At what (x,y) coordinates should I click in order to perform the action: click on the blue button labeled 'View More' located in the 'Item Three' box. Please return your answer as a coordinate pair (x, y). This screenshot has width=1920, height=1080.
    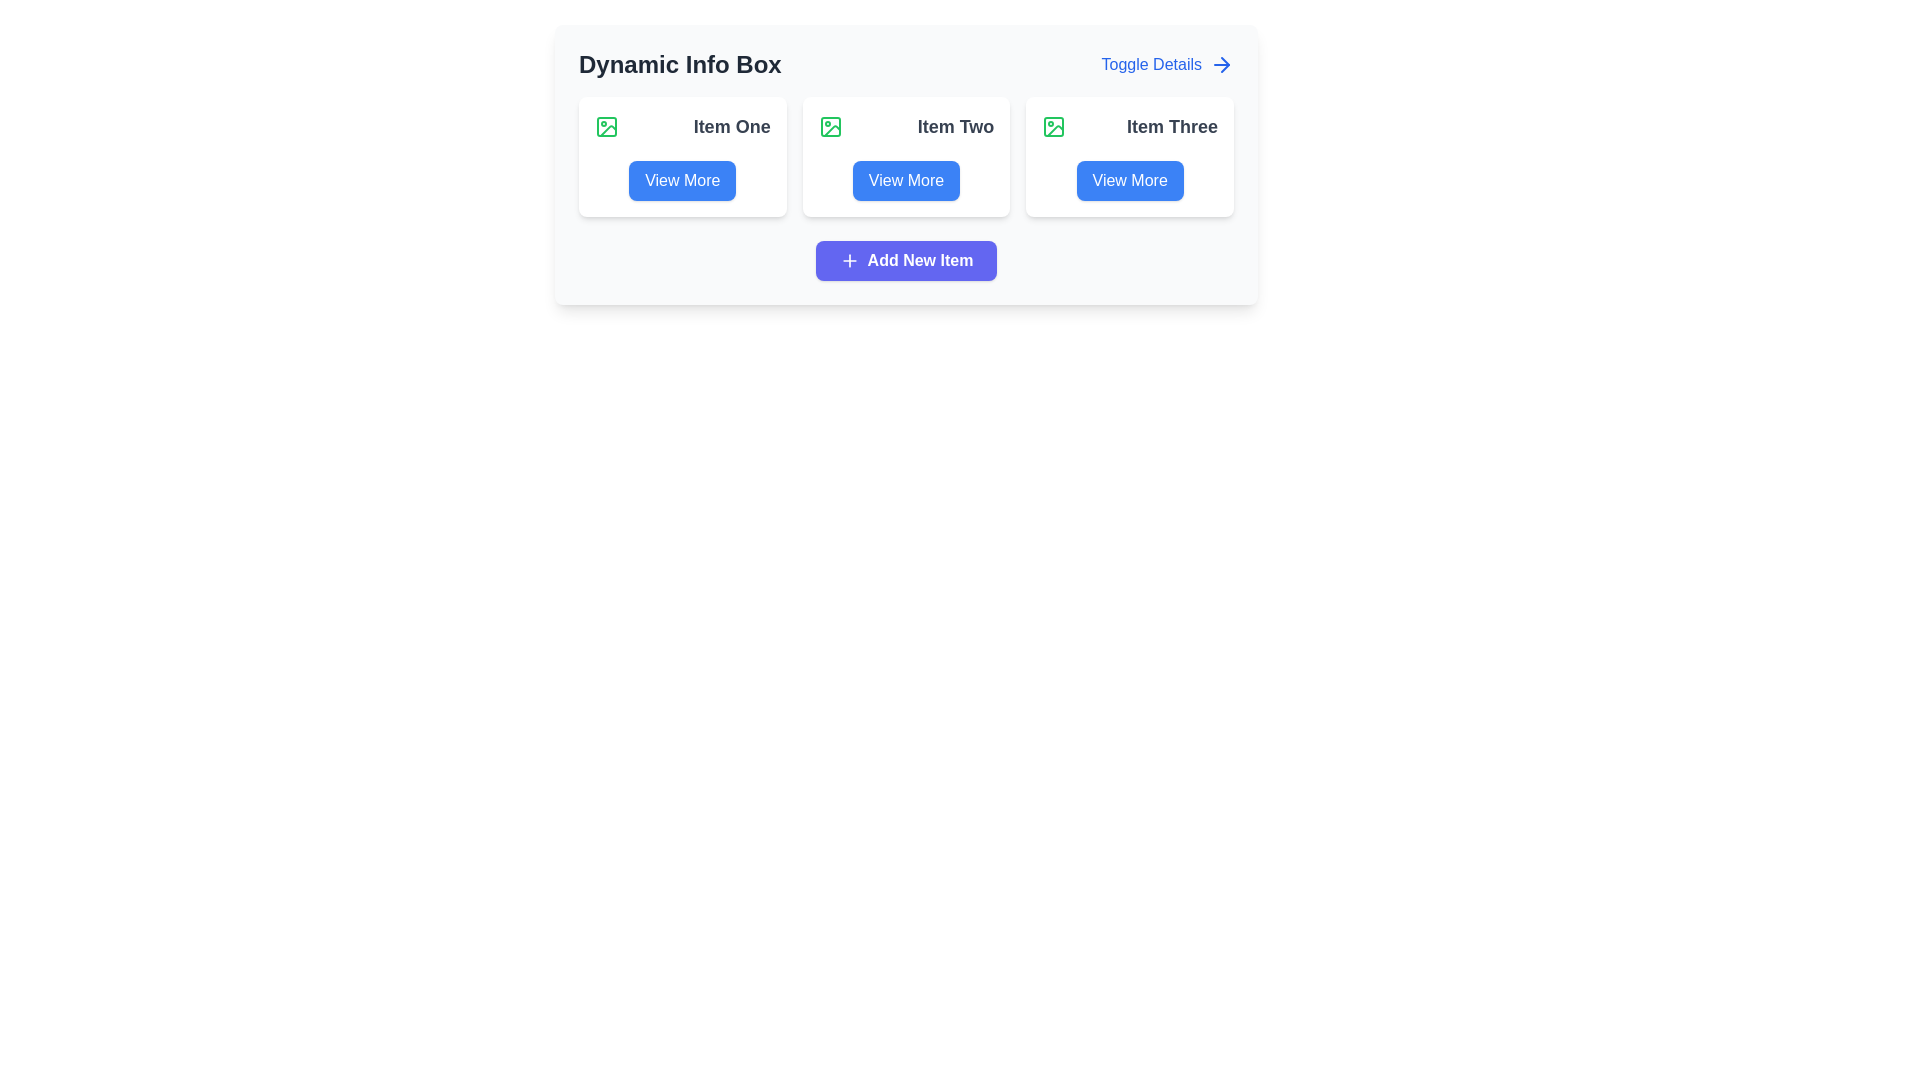
    Looking at the image, I should click on (1130, 181).